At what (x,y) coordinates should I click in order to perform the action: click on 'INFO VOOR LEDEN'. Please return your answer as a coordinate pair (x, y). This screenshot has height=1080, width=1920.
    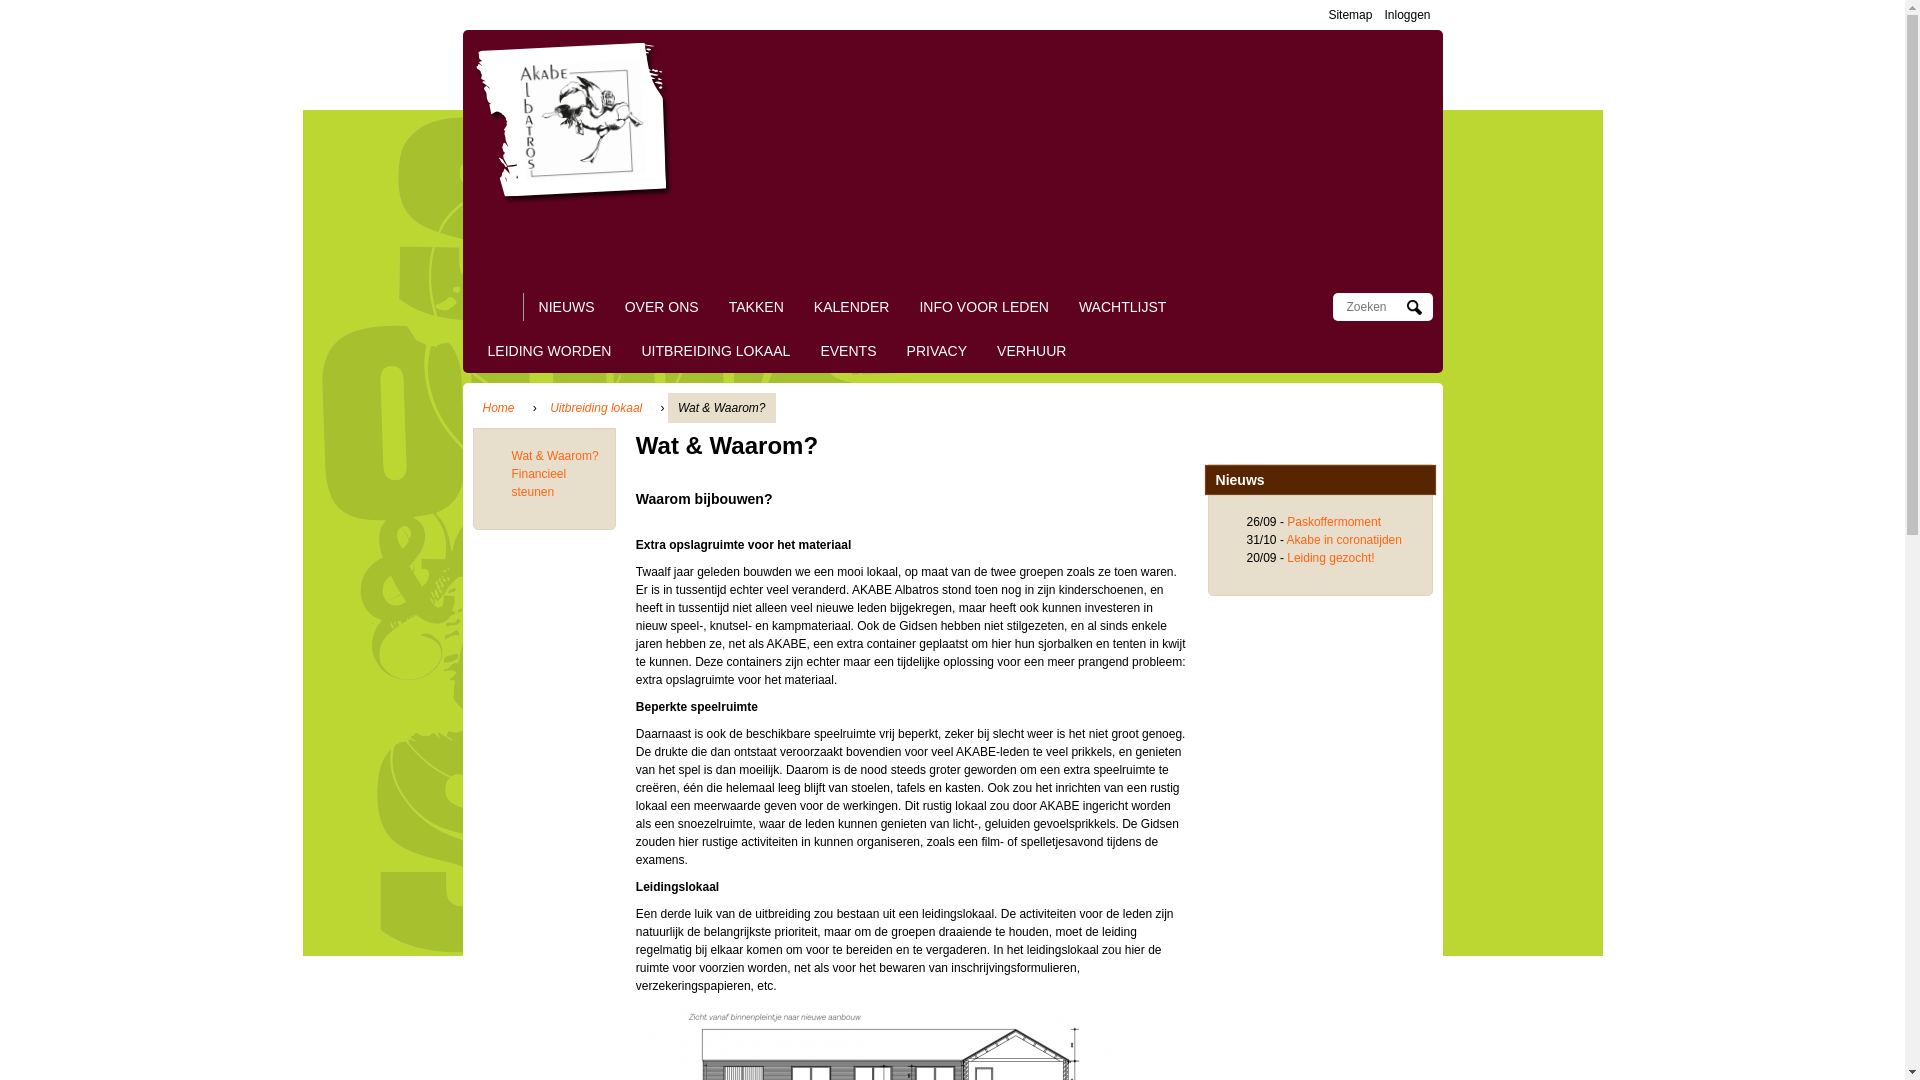
    Looking at the image, I should click on (983, 307).